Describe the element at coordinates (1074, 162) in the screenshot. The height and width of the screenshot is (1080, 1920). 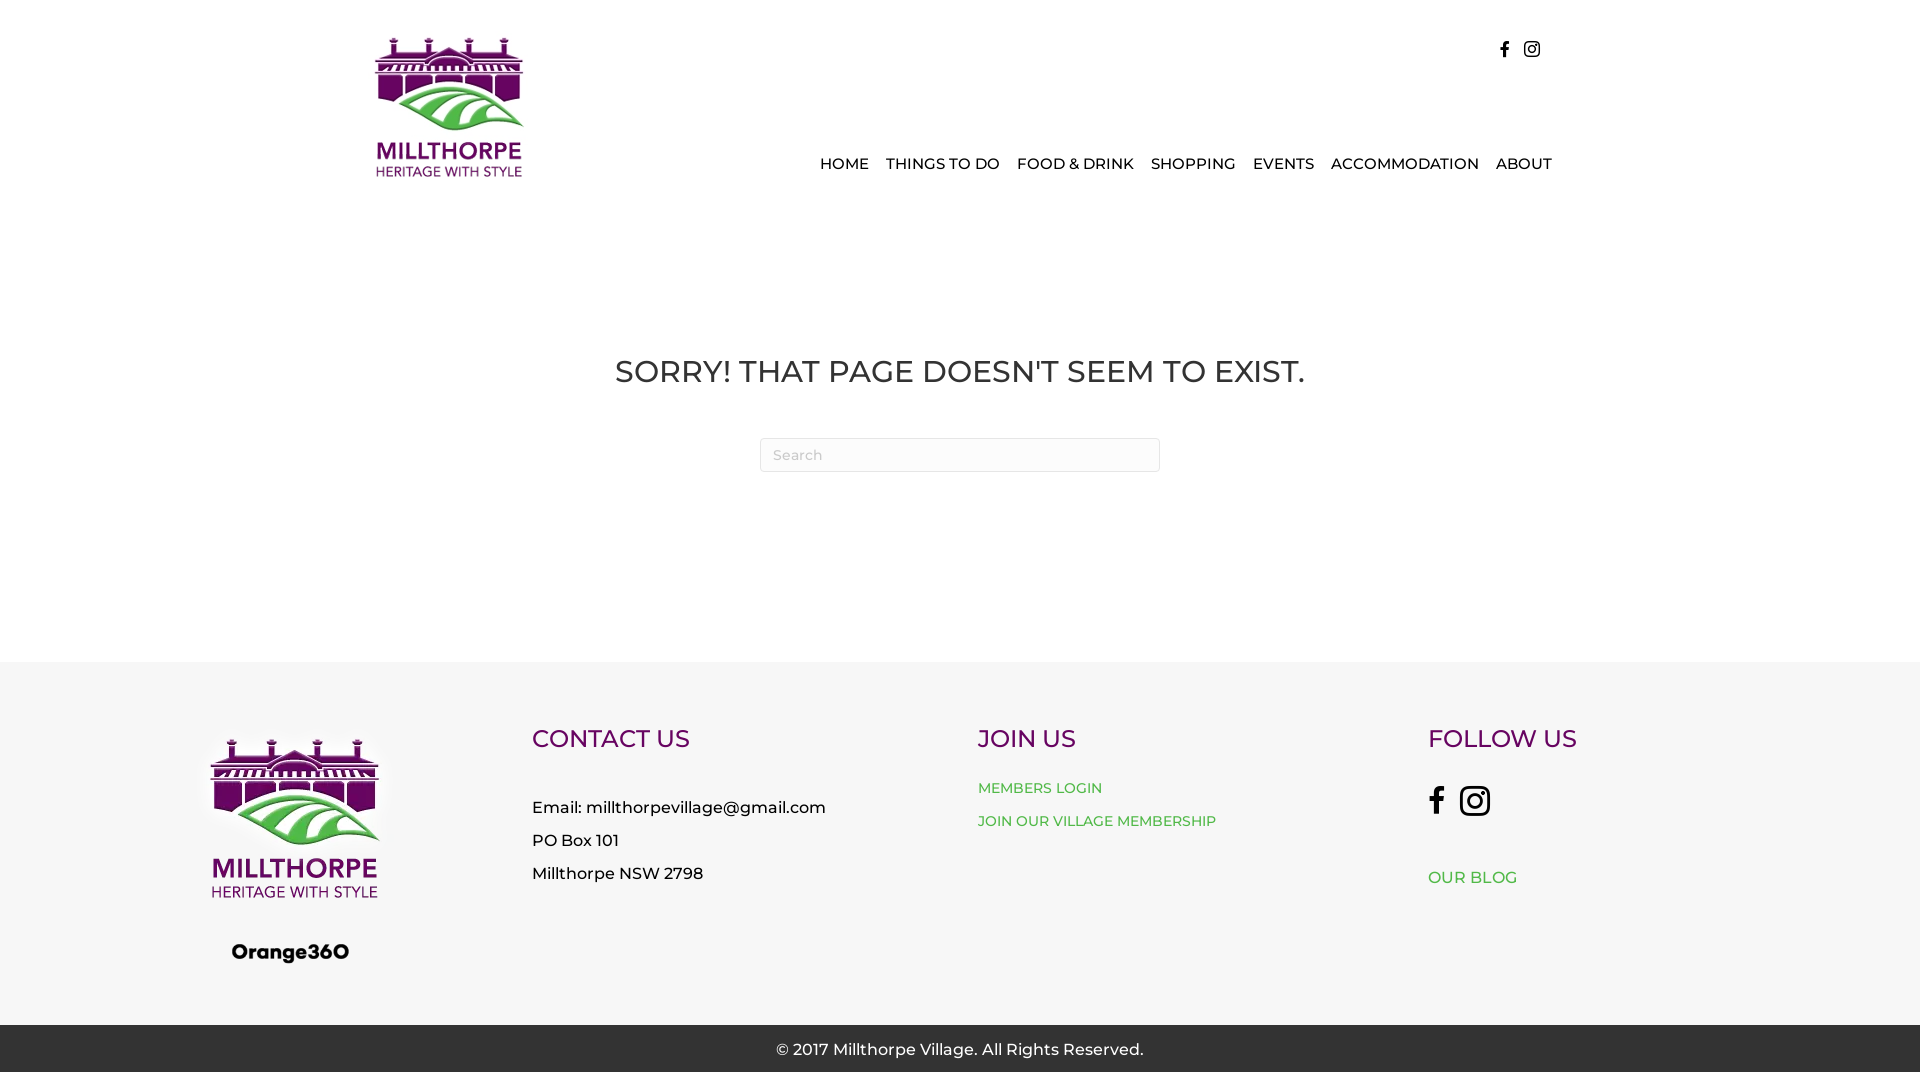
I see `'FOOD & DRINK'` at that location.